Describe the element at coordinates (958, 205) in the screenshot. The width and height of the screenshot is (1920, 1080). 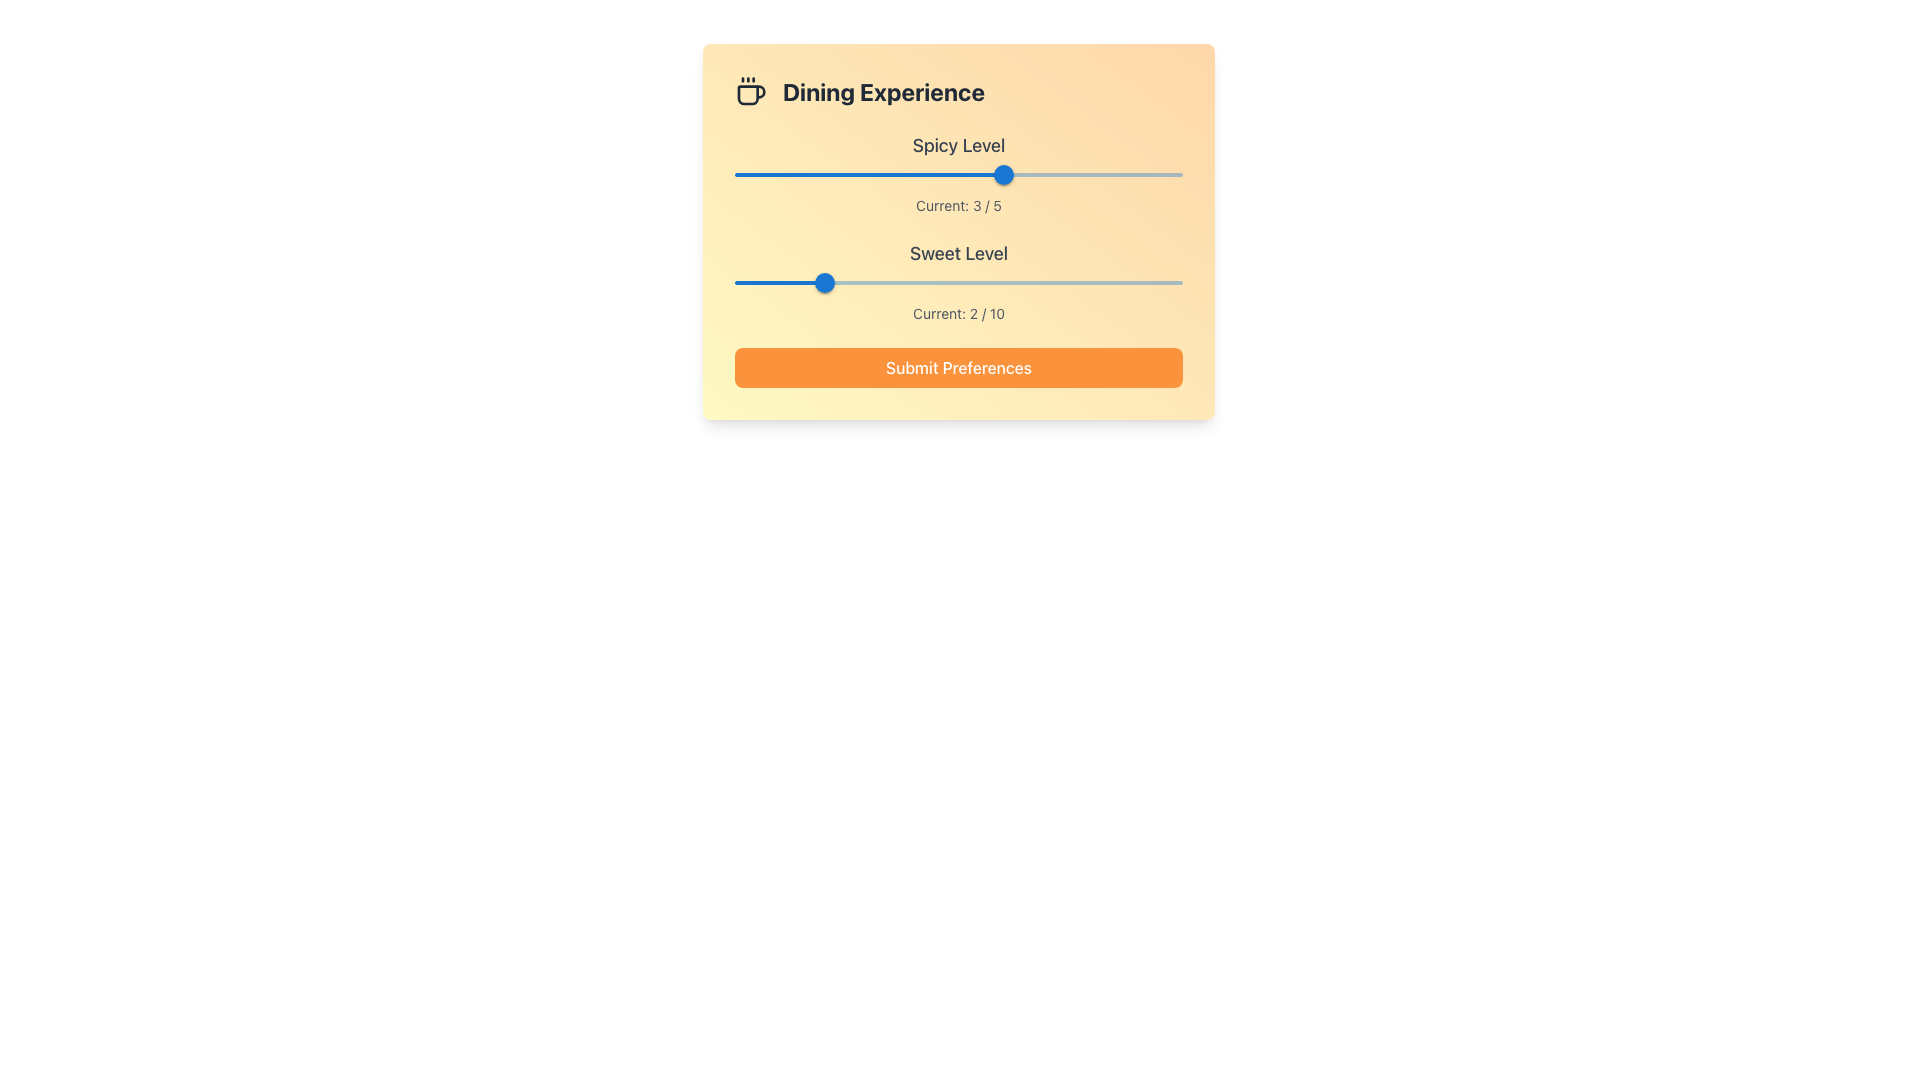
I see `the 'Current: 3 / 5' label, which is styled in gray and positioned below the 'Spicy Level' slider` at that location.